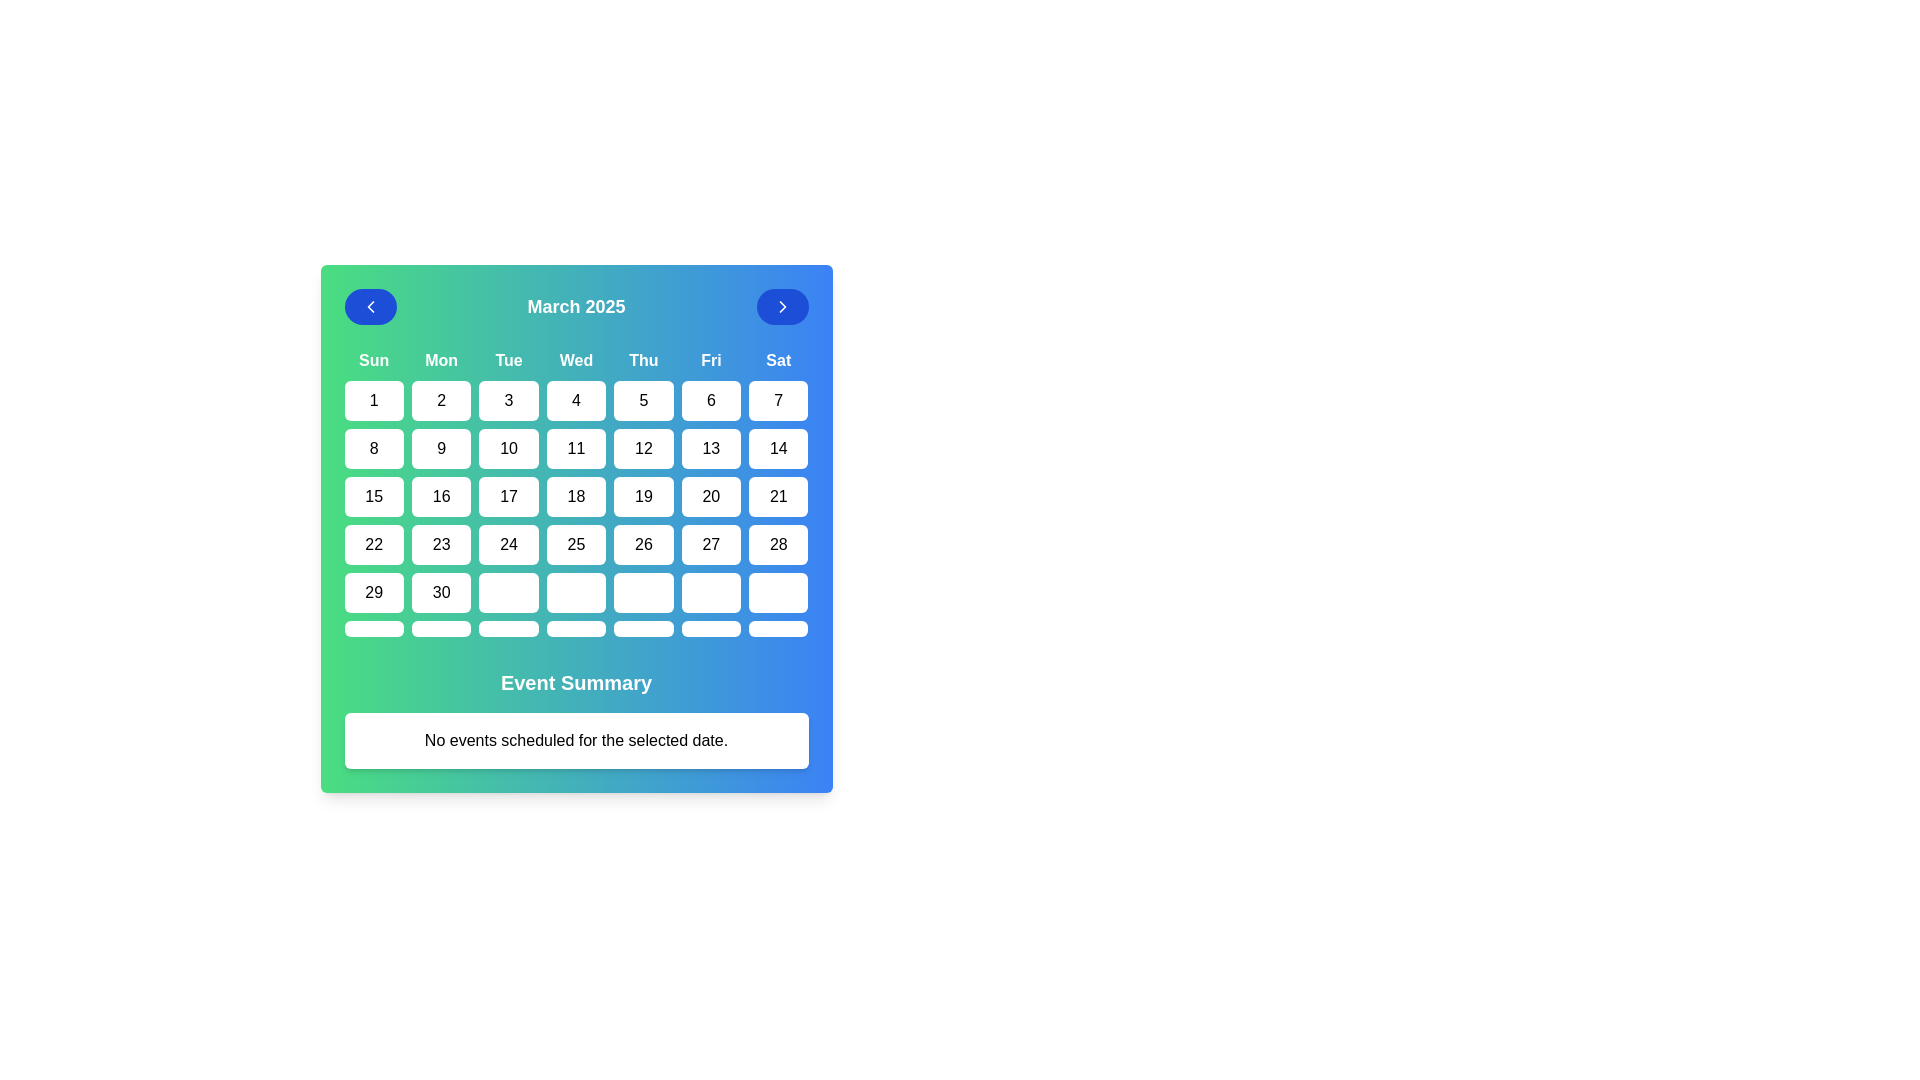 The image size is (1920, 1080). What do you see at coordinates (575, 493) in the screenshot?
I see `a date cell in the Calendar Grid for March 2025, which features rounded white background cells with black text and hover effects in greenish tone` at bounding box center [575, 493].